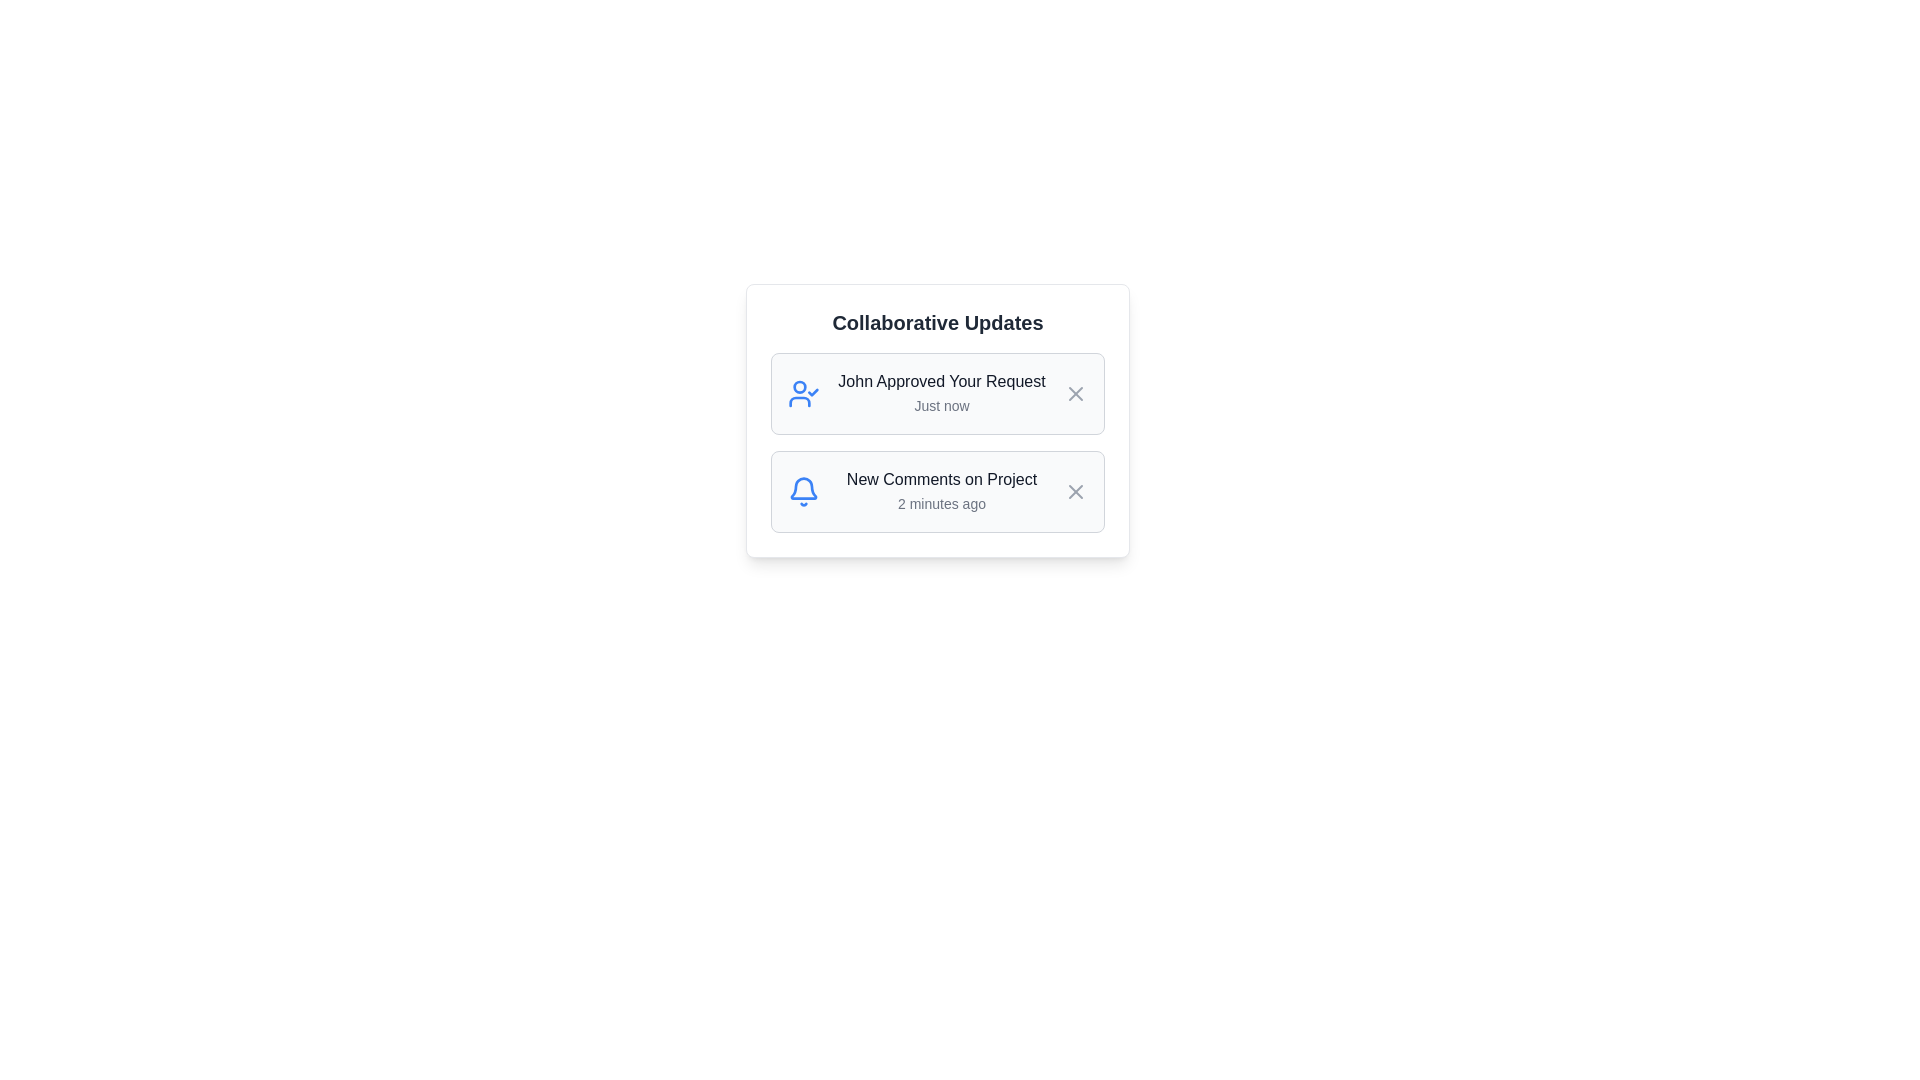 Image resolution: width=1920 pixels, height=1080 pixels. I want to click on the text display element that informs the user about new comments on a project, positioned centrally within the lower notification, to the right of the bell icon, so click(940, 492).